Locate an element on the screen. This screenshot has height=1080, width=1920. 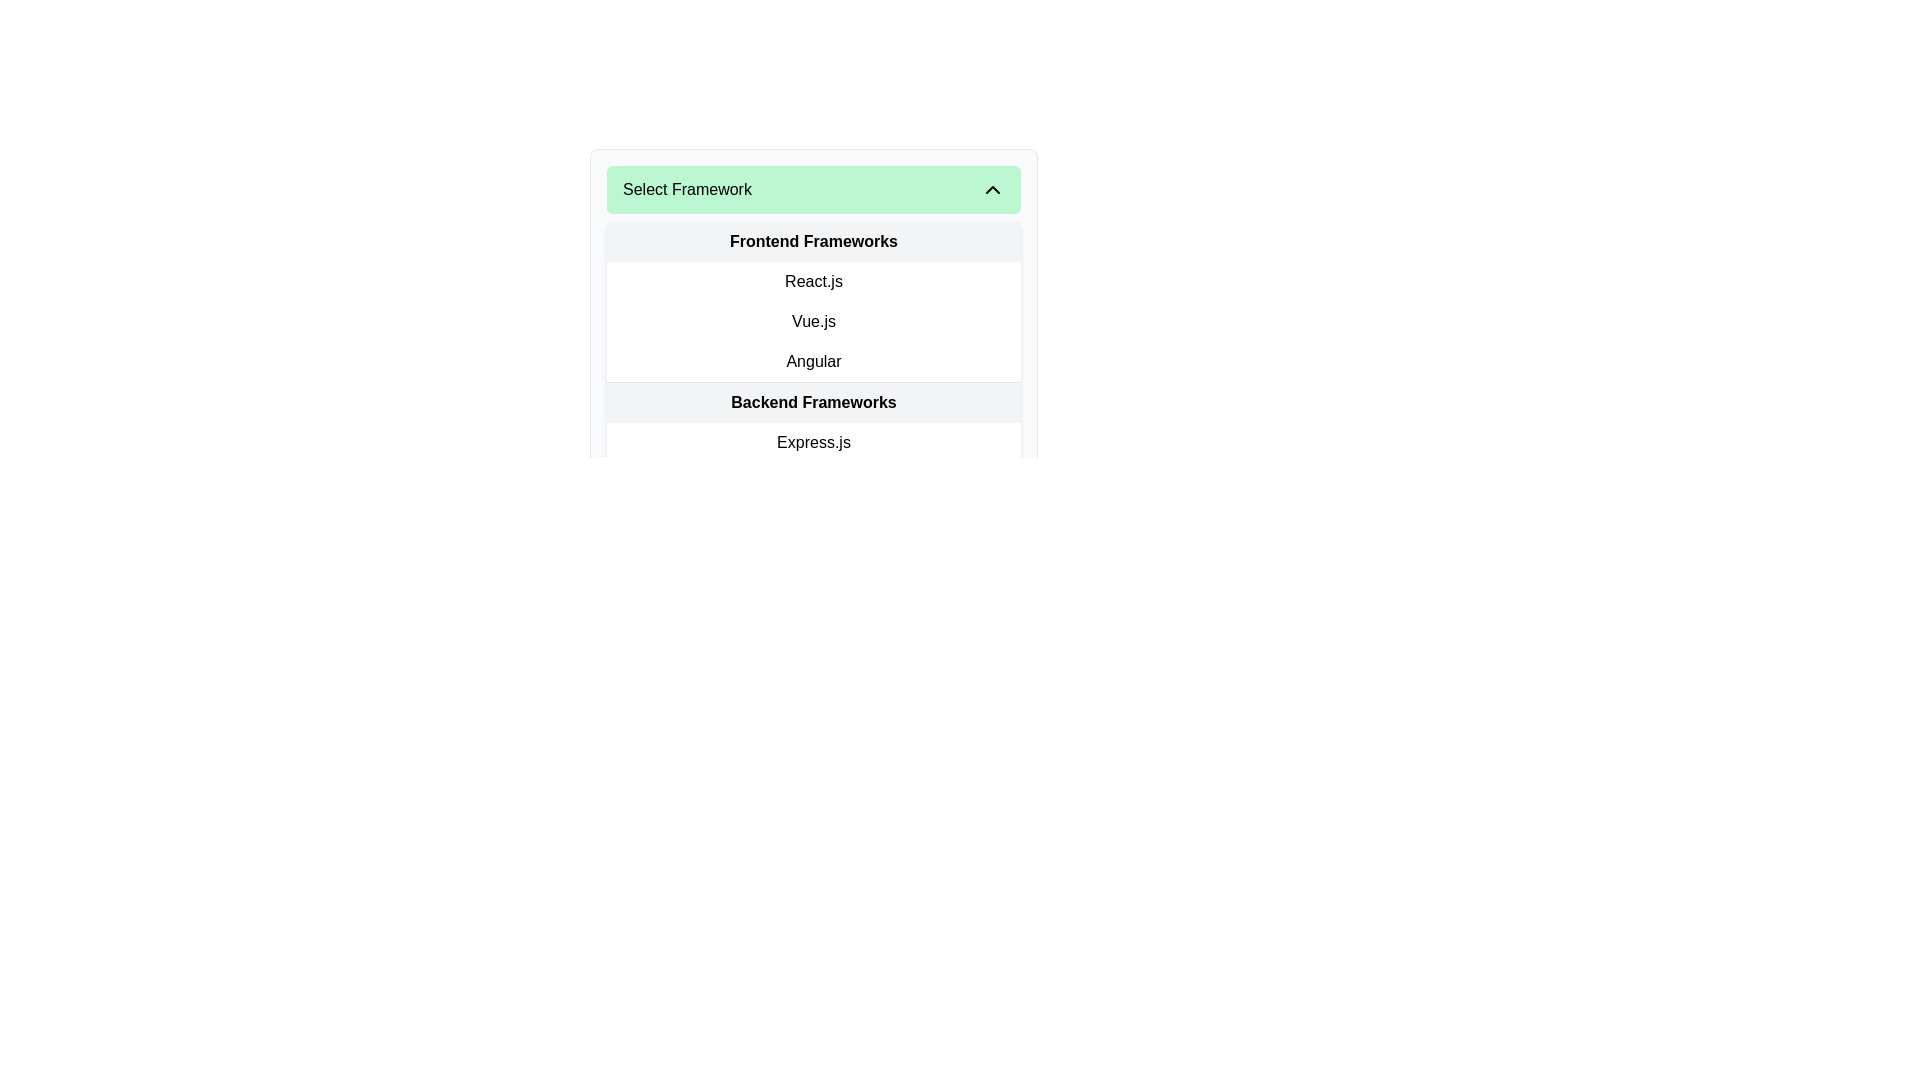
the non-interactive header that categorizes the following items as frontend frameworks, located below the 'Select Framework' dropdown and above the individual framework options is located at coordinates (814, 241).